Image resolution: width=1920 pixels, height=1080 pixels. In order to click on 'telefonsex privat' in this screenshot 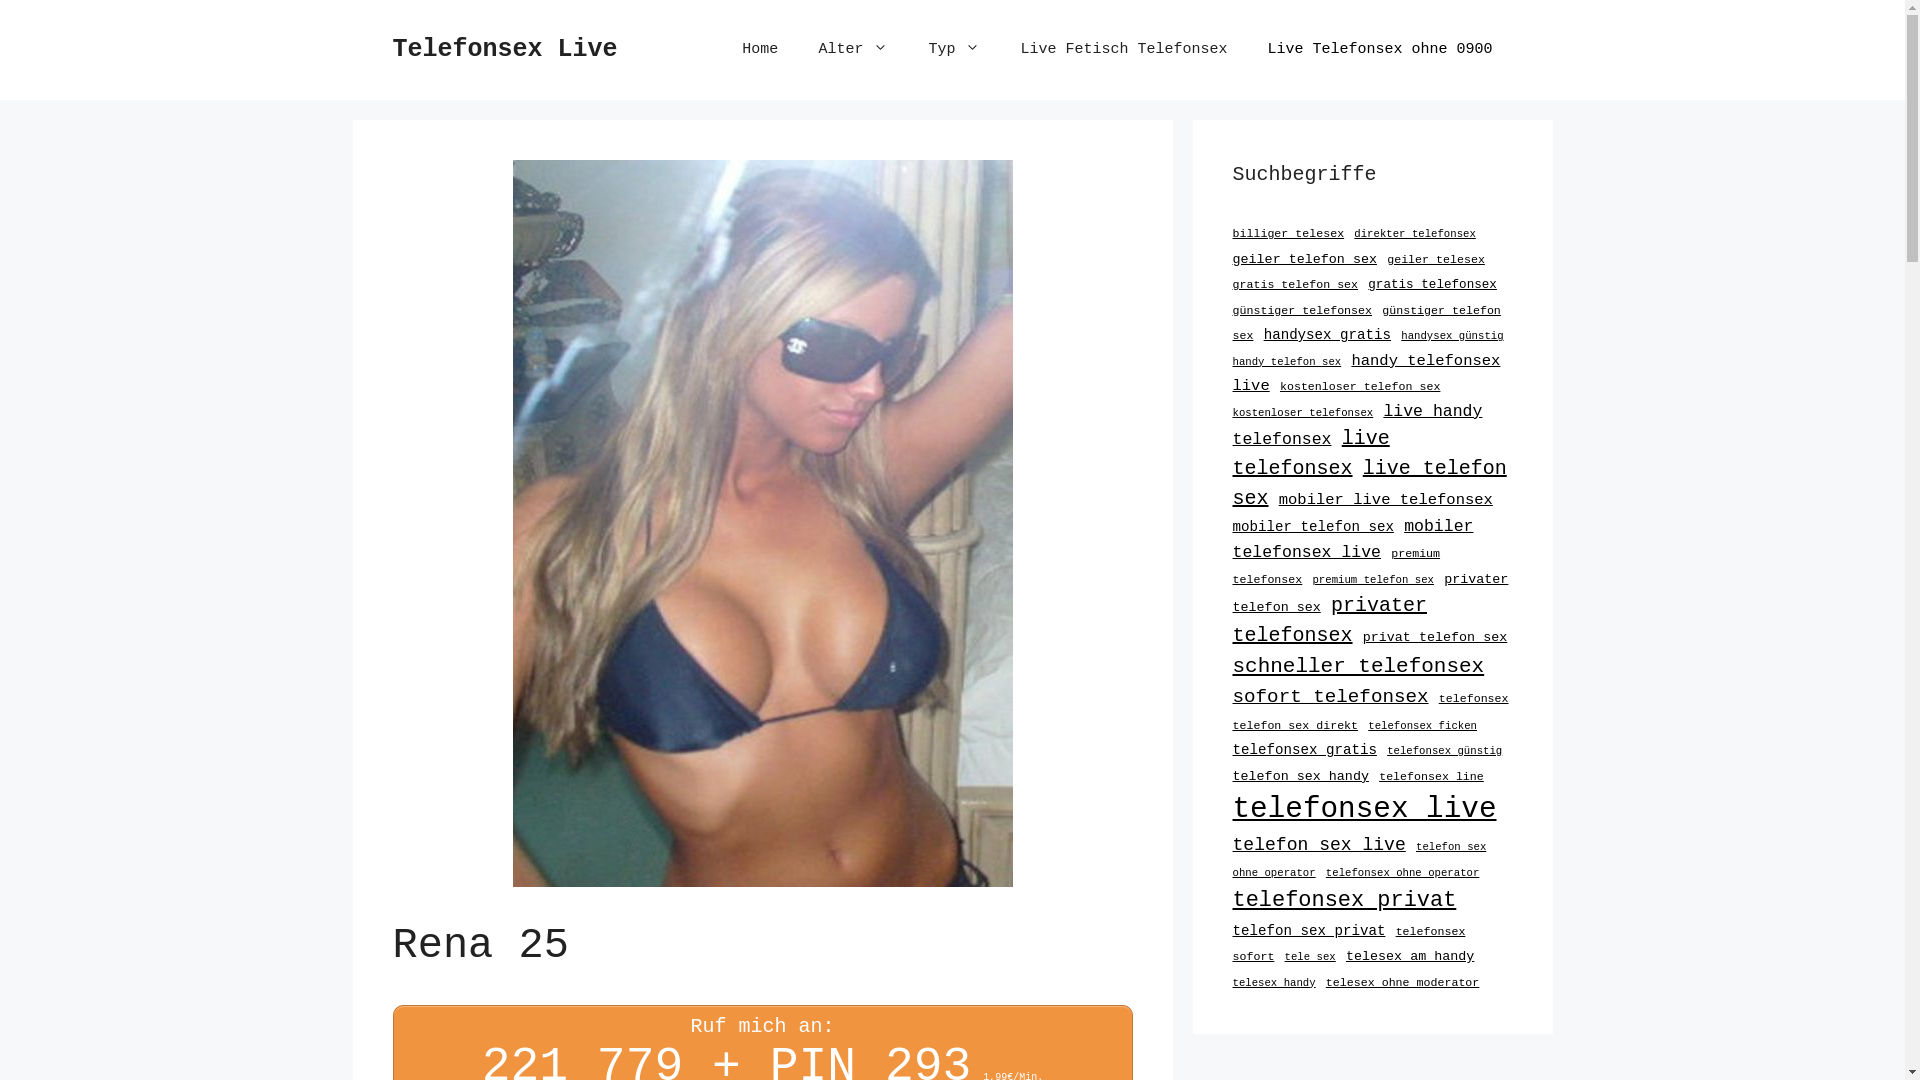, I will do `click(1344, 900)`.